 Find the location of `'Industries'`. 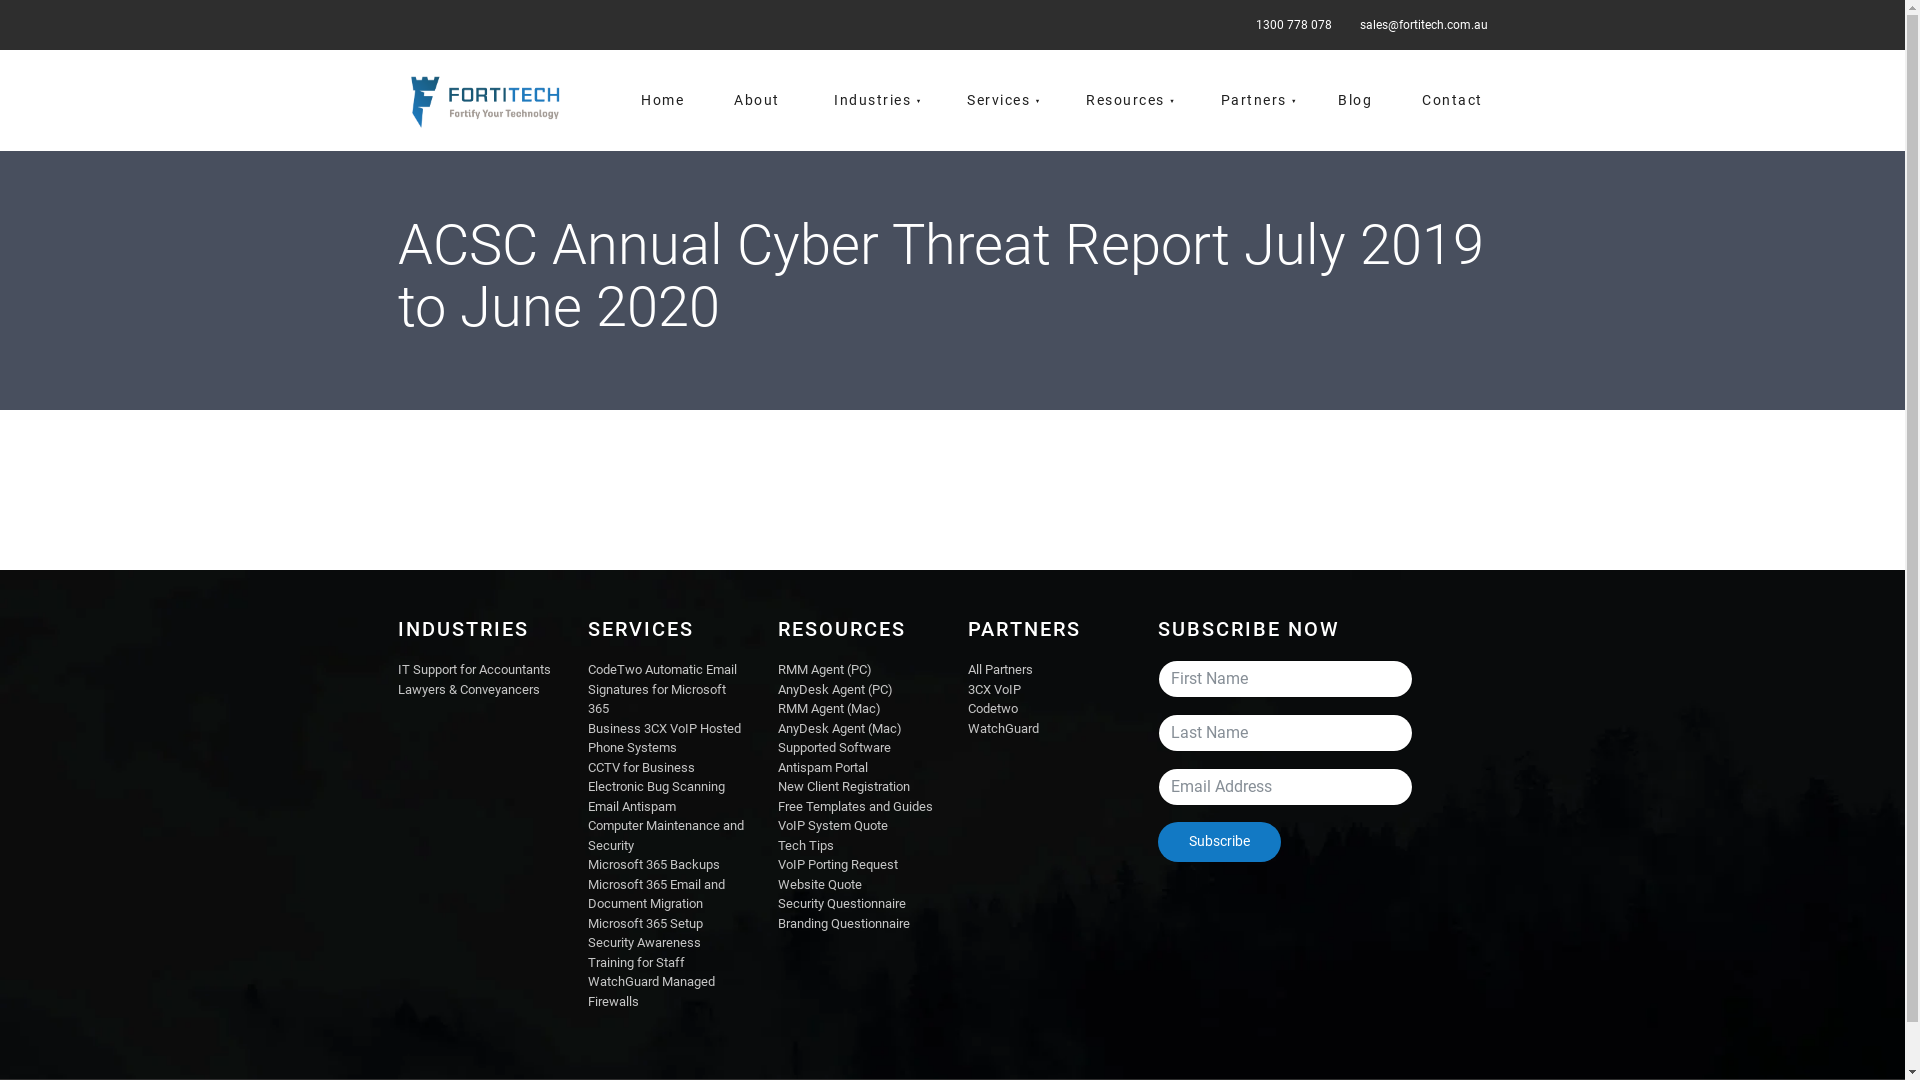

'Industries' is located at coordinates (871, 100).